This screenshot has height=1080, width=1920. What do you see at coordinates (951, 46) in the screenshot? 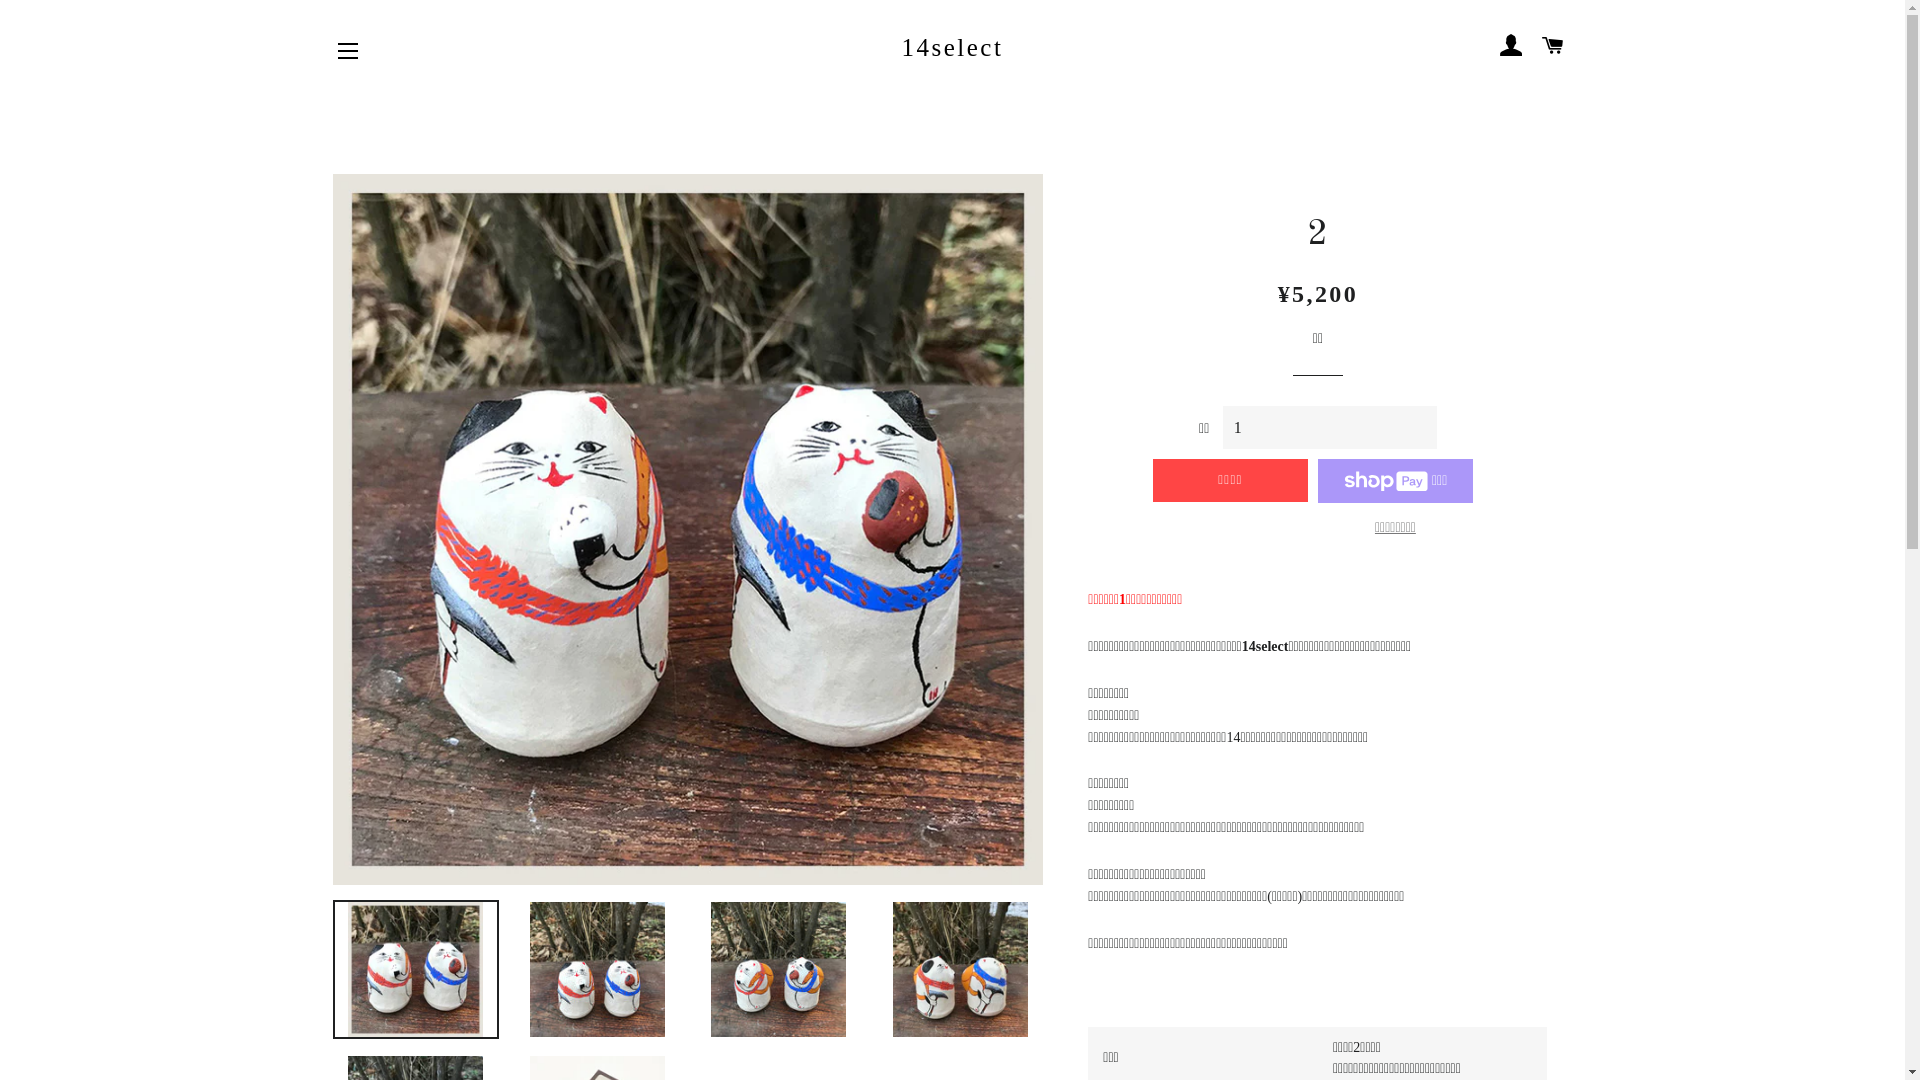
I see `'14select'` at bounding box center [951, 46].